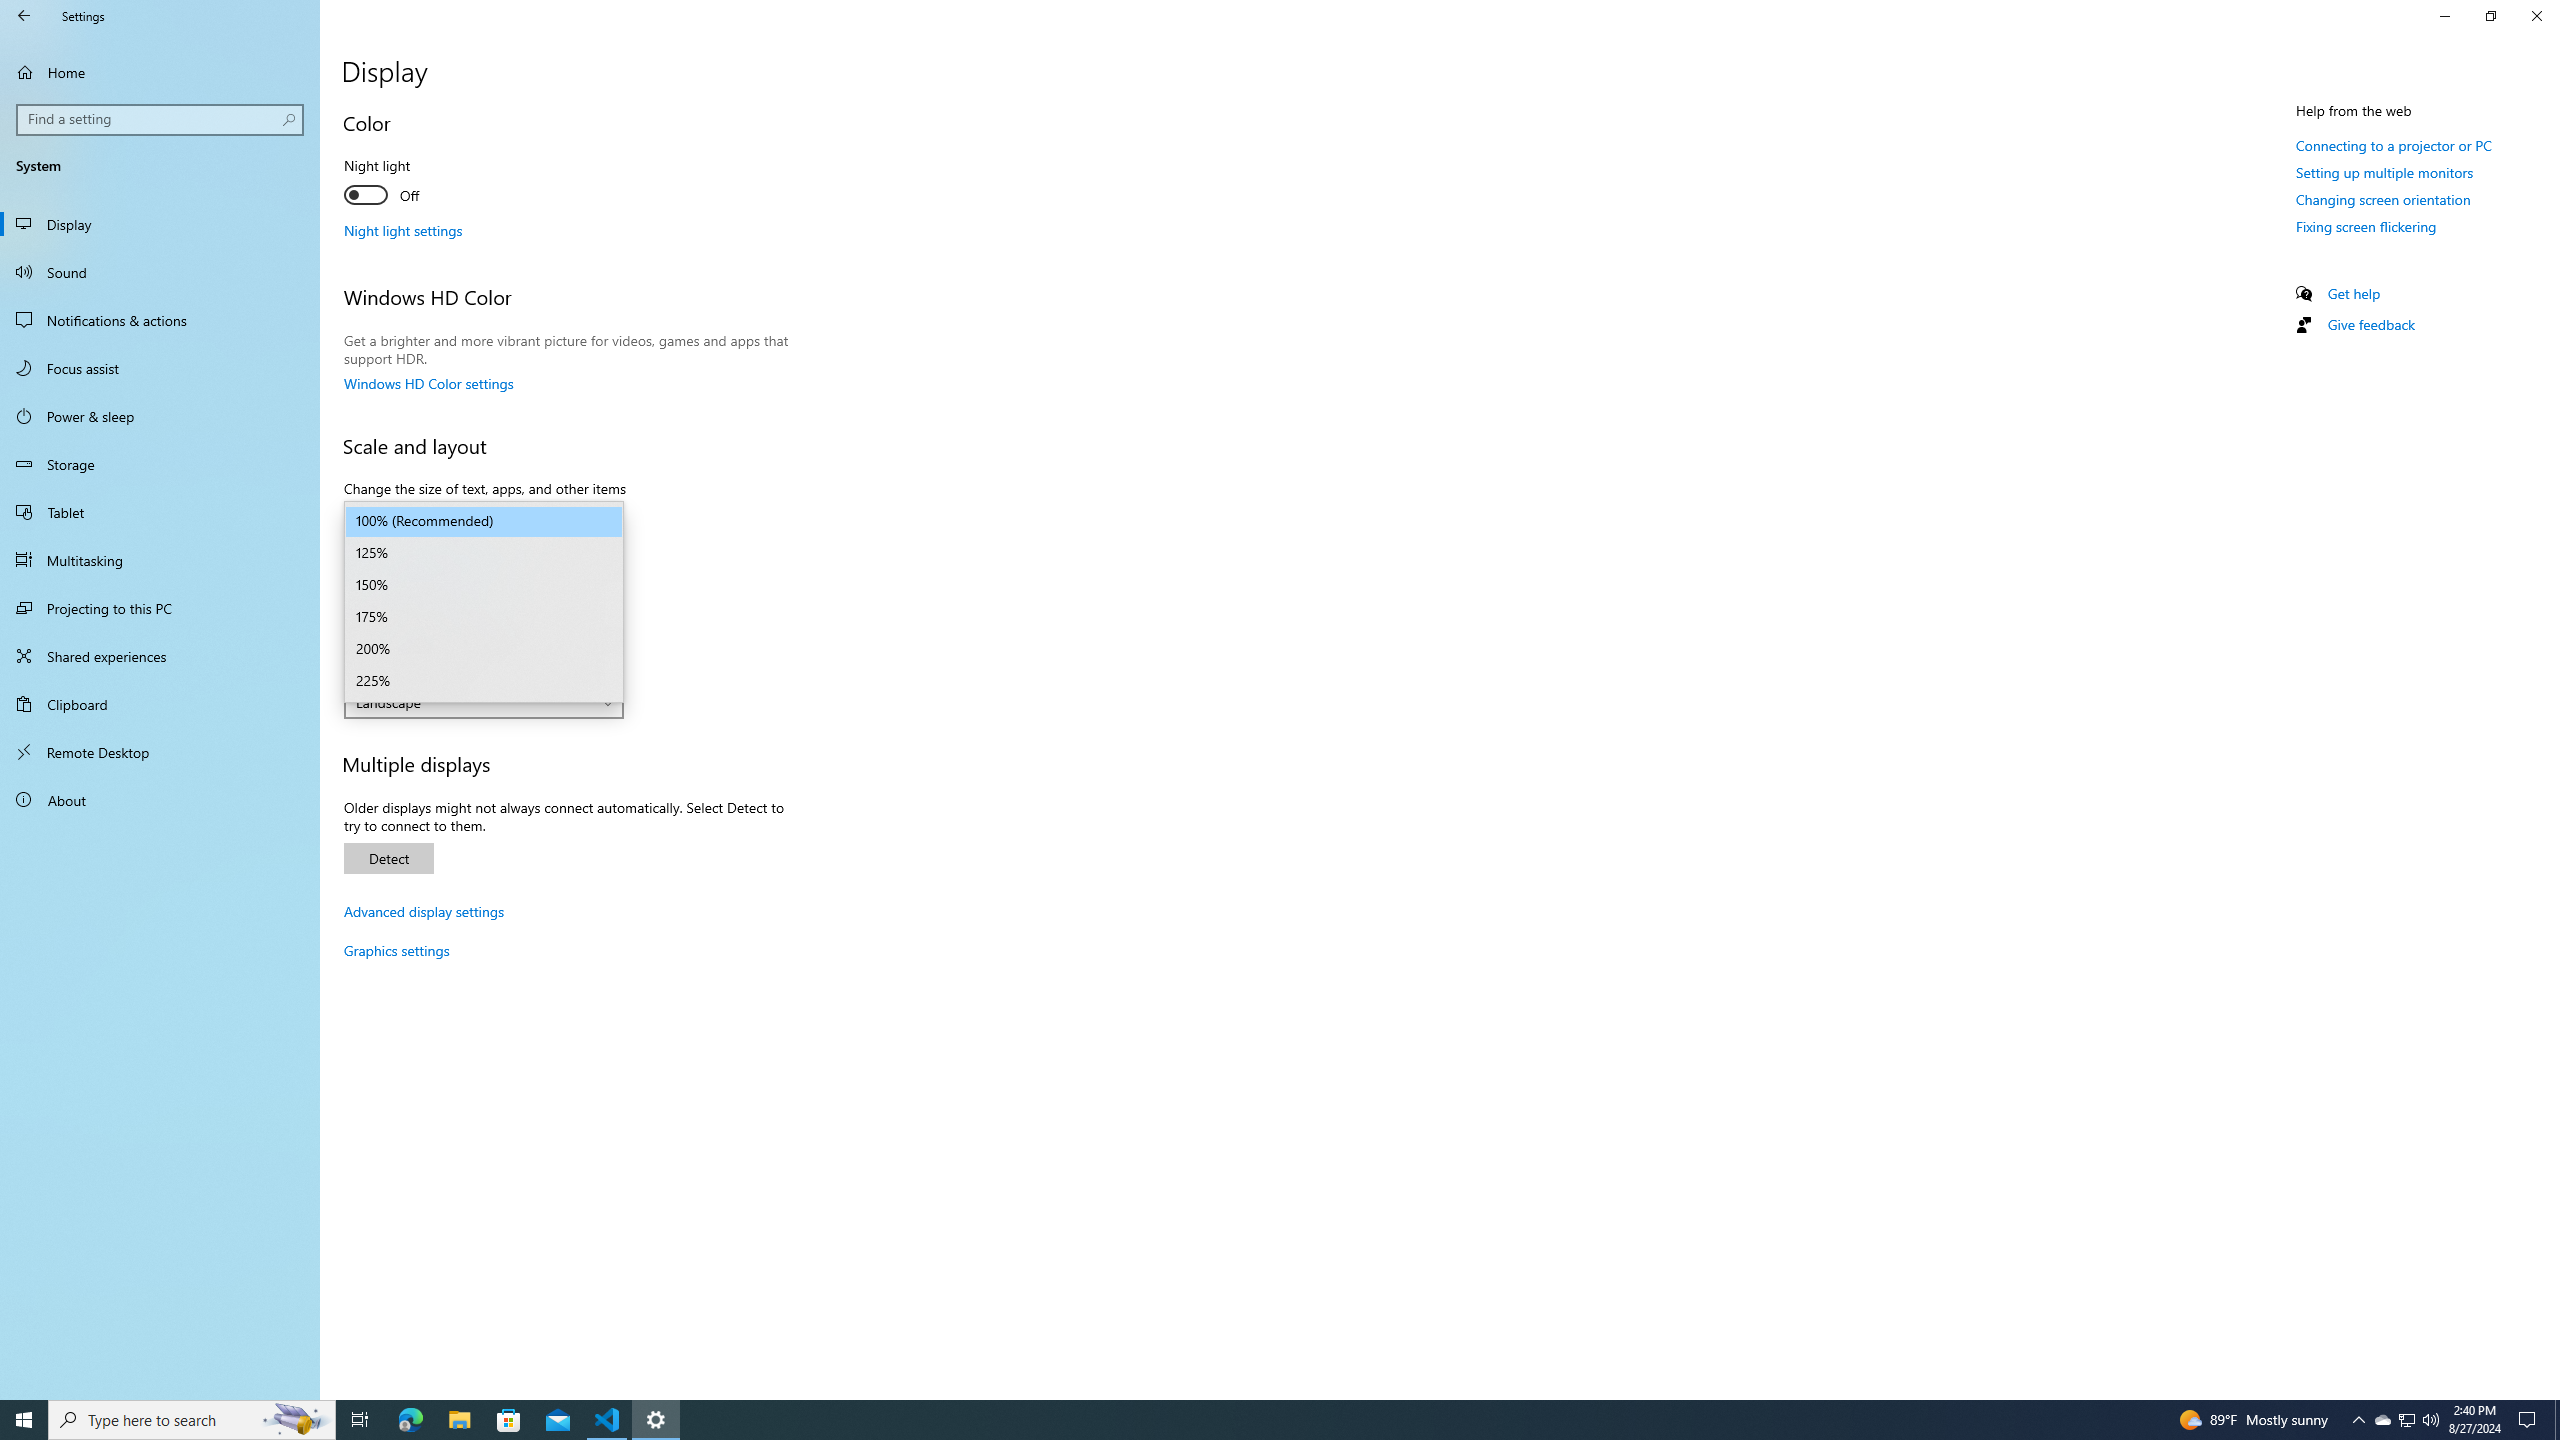  I want to click on 'Search box, Find a setting', so click(160, 118).